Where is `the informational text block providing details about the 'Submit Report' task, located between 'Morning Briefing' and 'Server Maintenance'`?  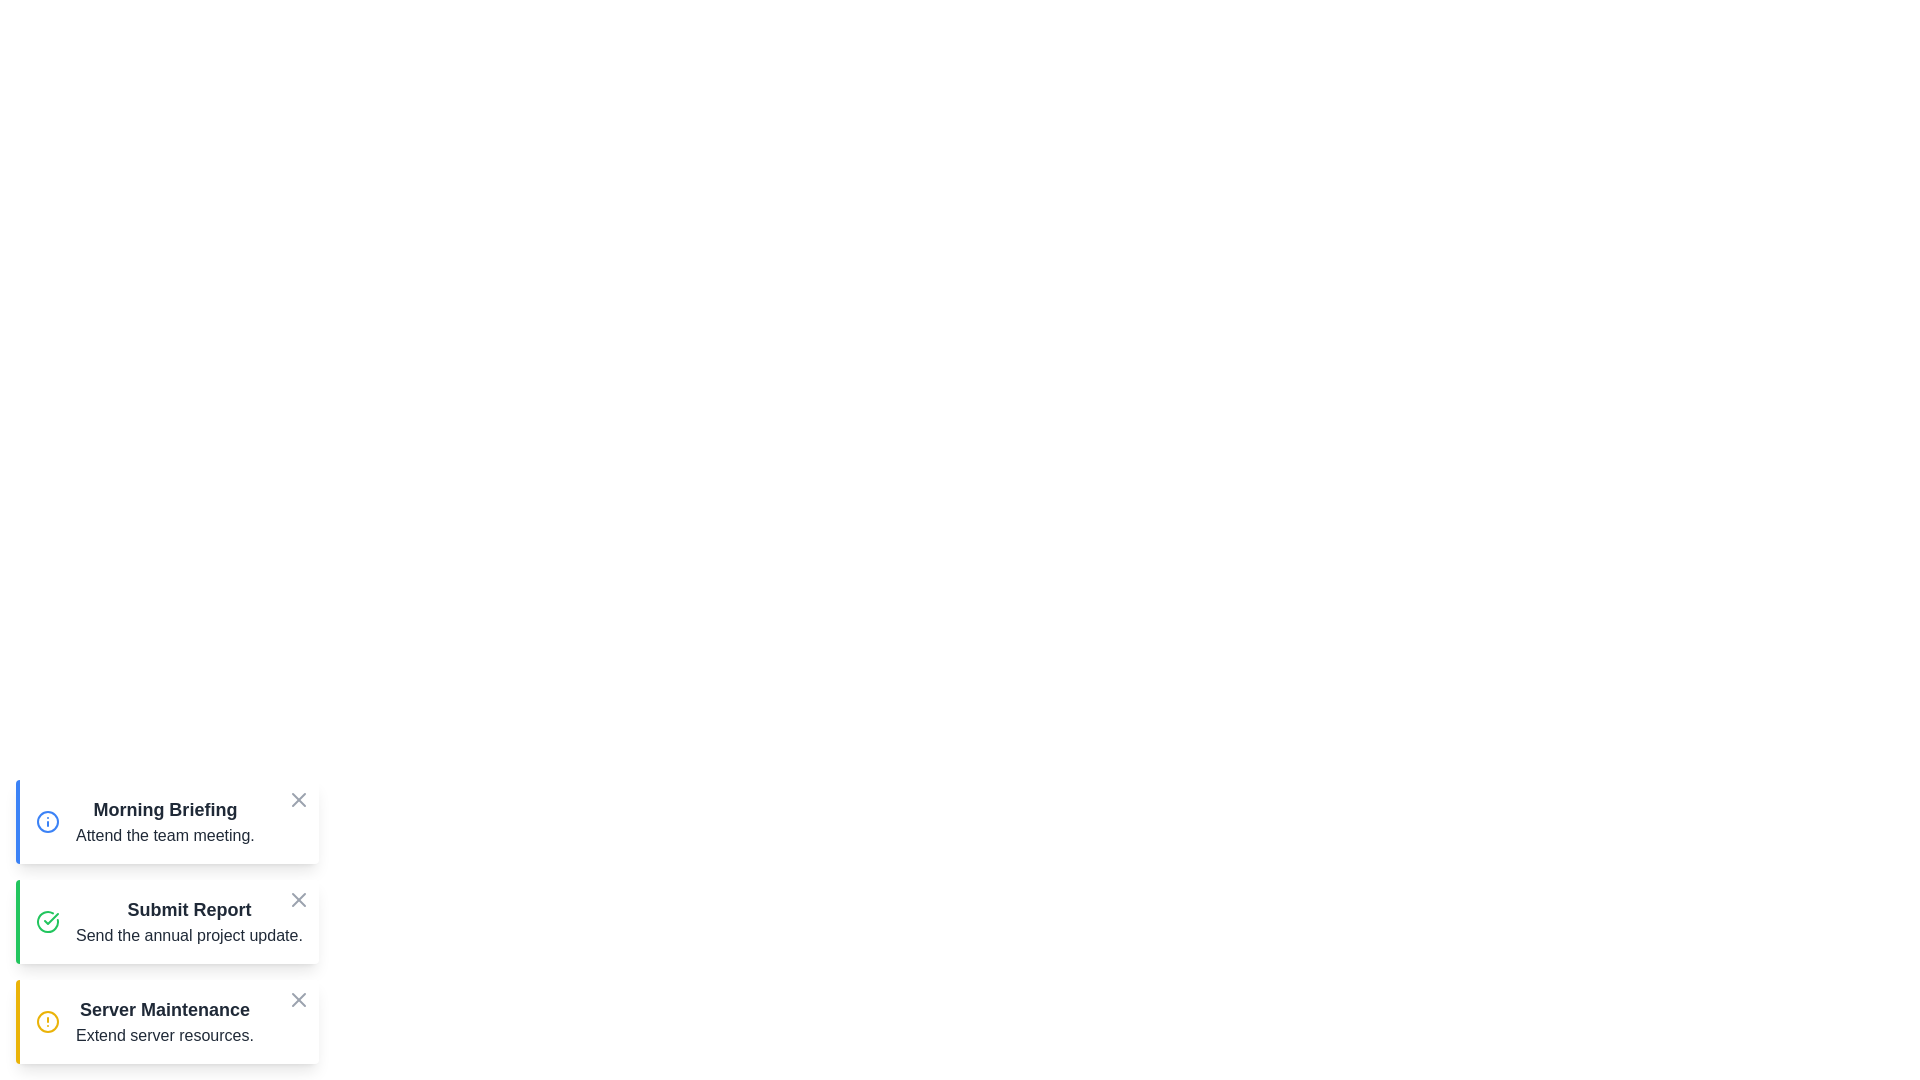
the informational text block providing details about the 'Submit Report' task, located between 'Morning Briefing' and 'Server Maintenance' is located at coordinates (169, 921).